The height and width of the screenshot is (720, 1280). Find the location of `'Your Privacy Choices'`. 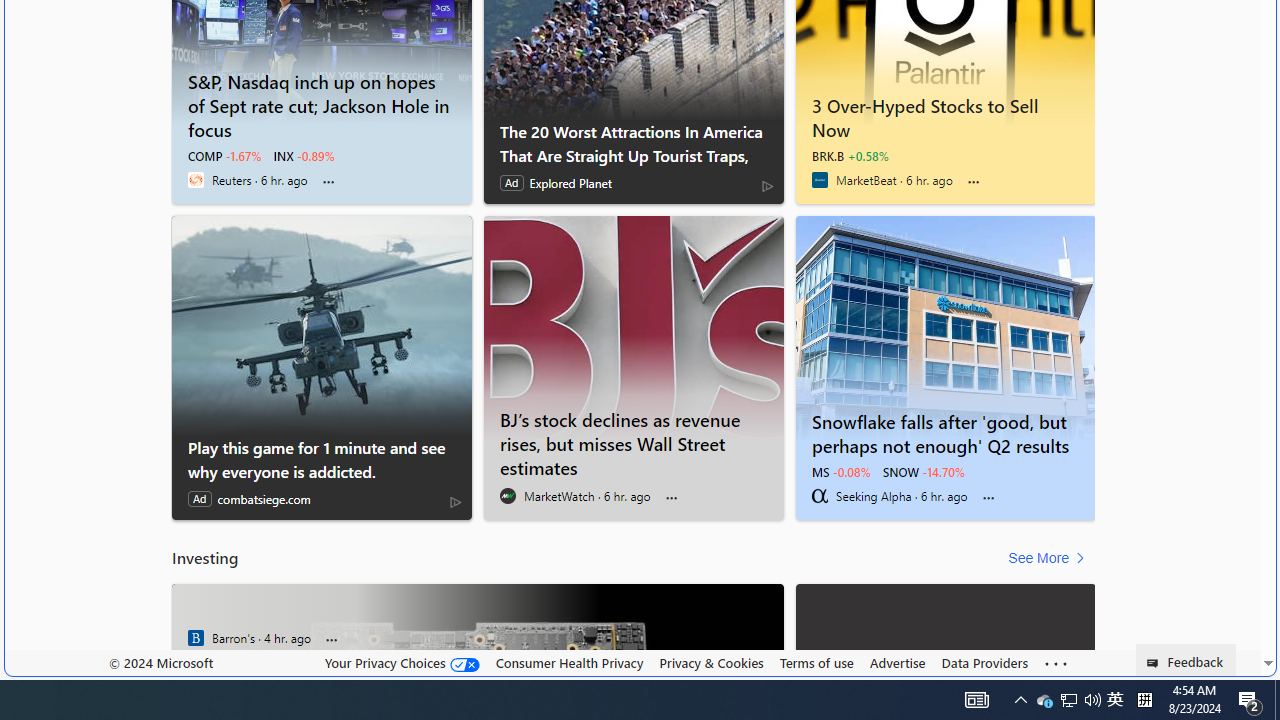

'Your Privacy Choices' is located at coordinates (400, 662).